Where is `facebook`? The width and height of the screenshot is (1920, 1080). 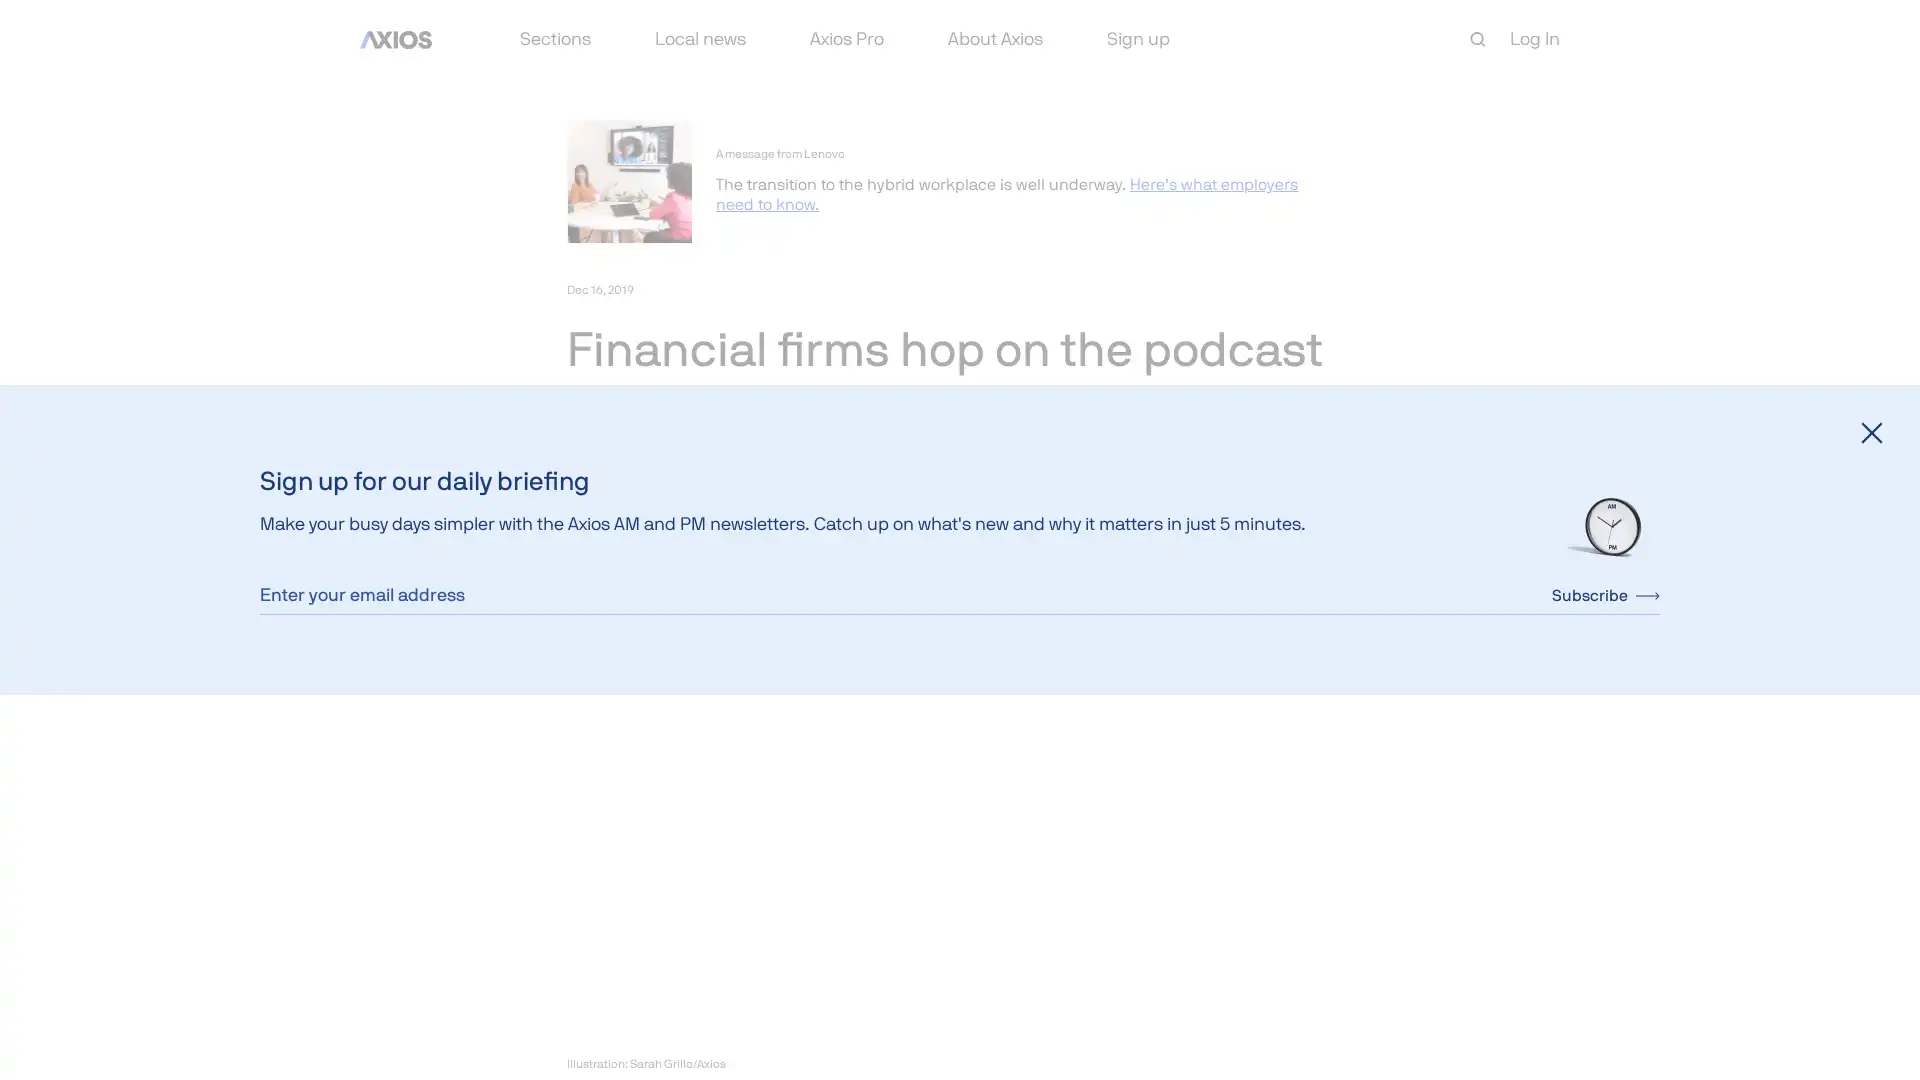
facebook is located at coordinates (580, 543).